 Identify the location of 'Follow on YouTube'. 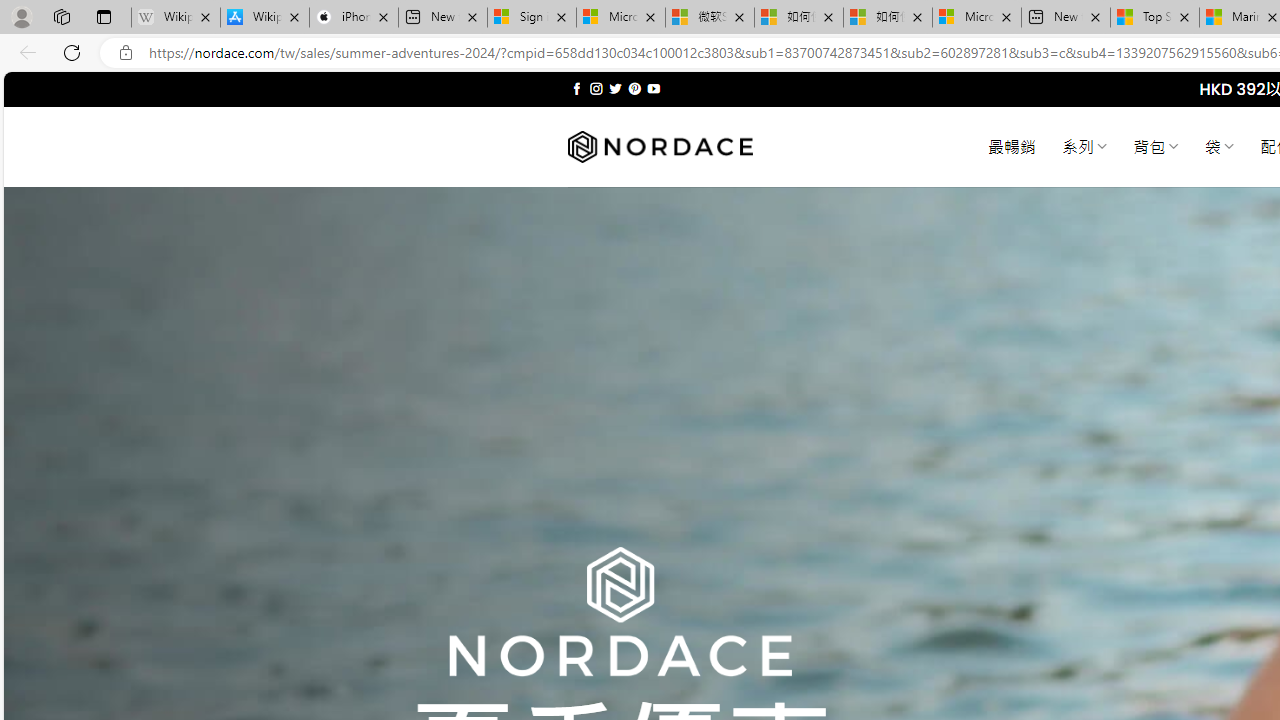
(653, 88).